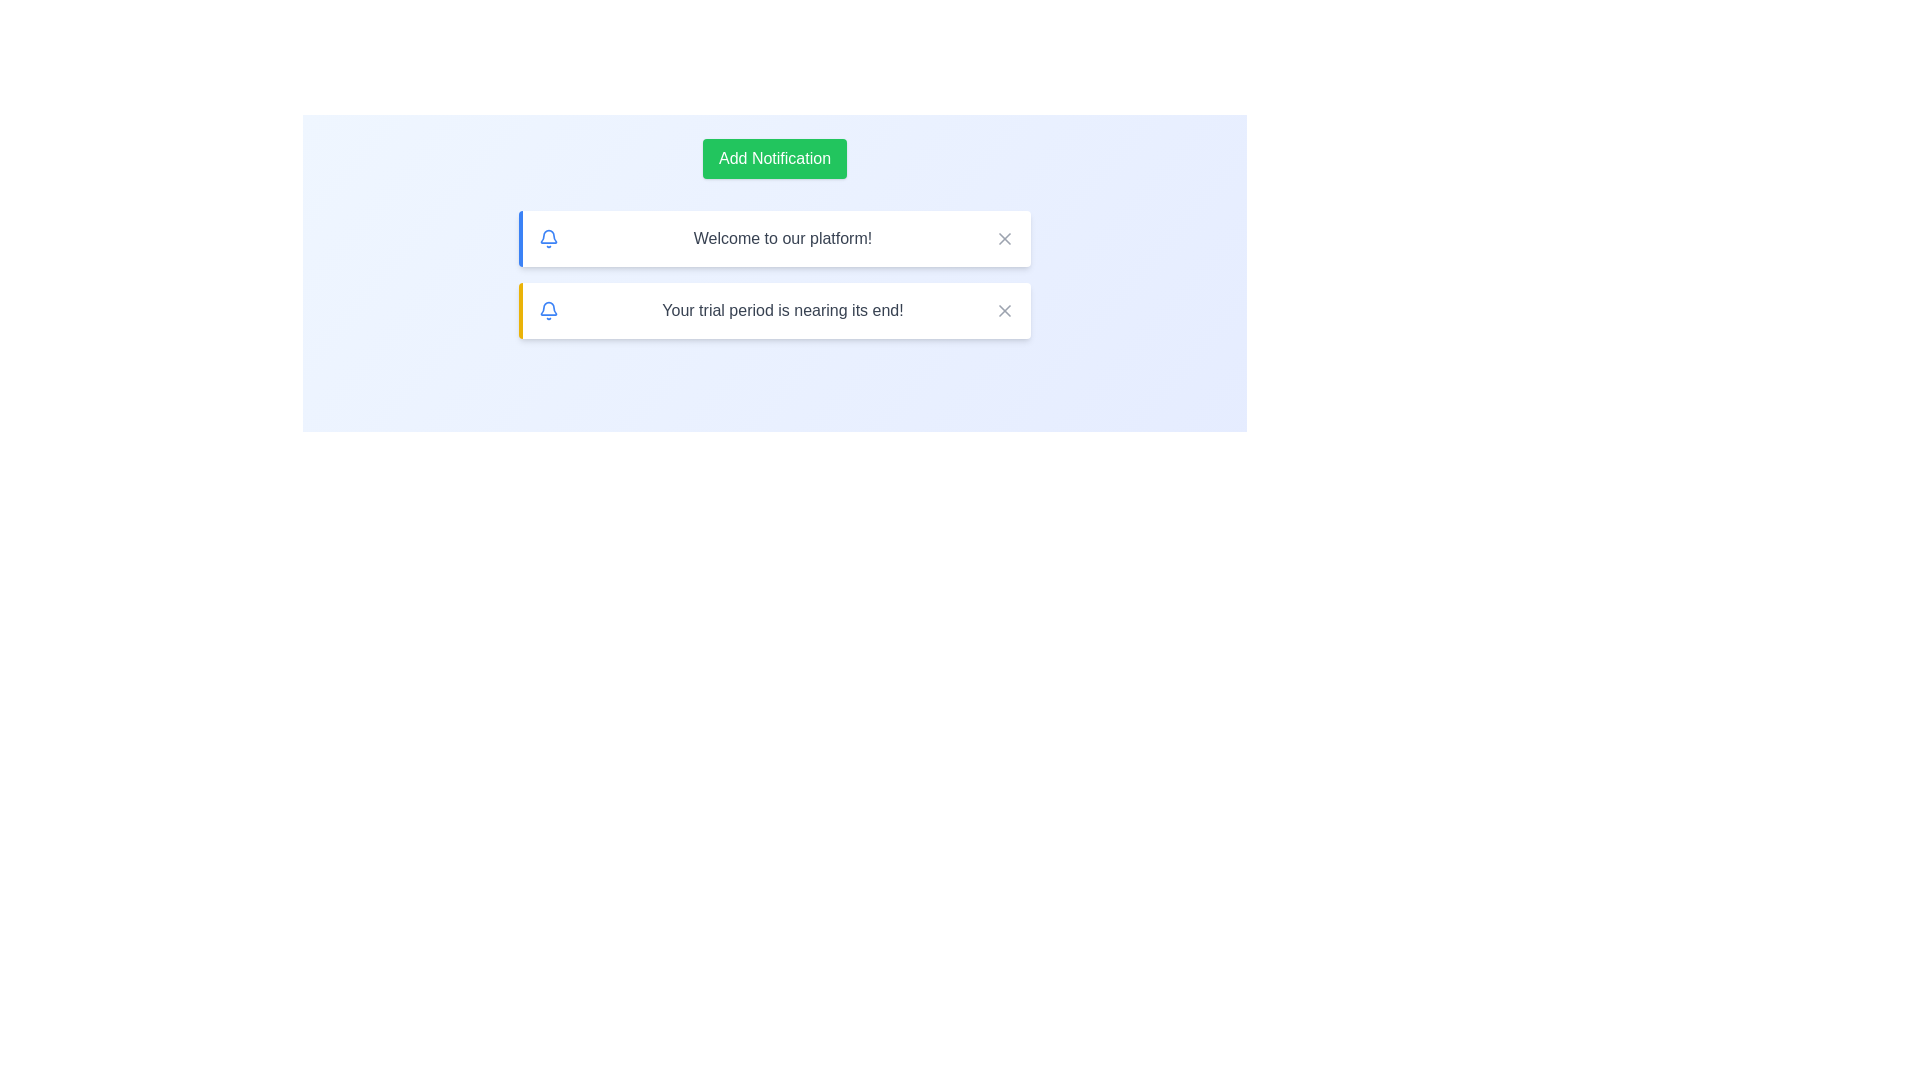 This screenshot has width=1920, height=1080. Describe the element at coordinates (773, 157) in the screenshot. I see `the 'Add Notification' button to add a new notification` at that location.